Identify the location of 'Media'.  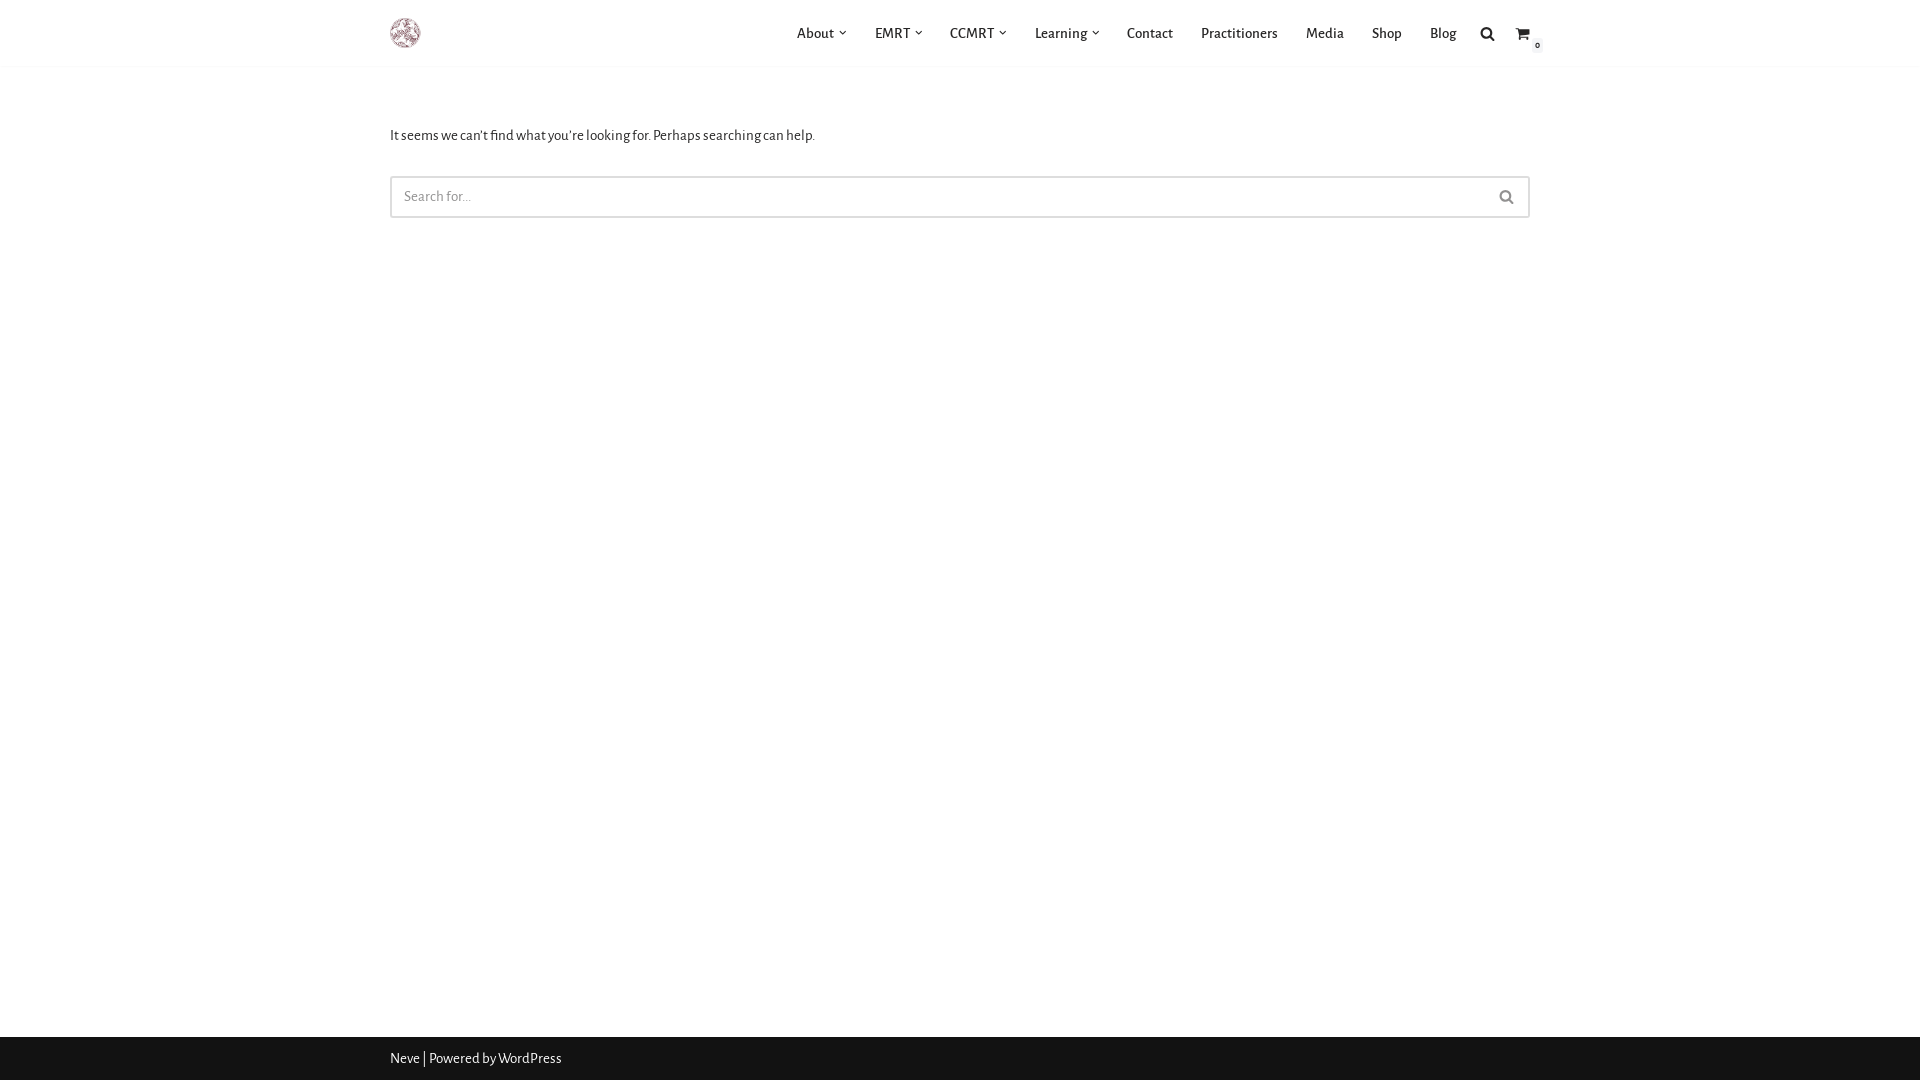
(1324, 32).